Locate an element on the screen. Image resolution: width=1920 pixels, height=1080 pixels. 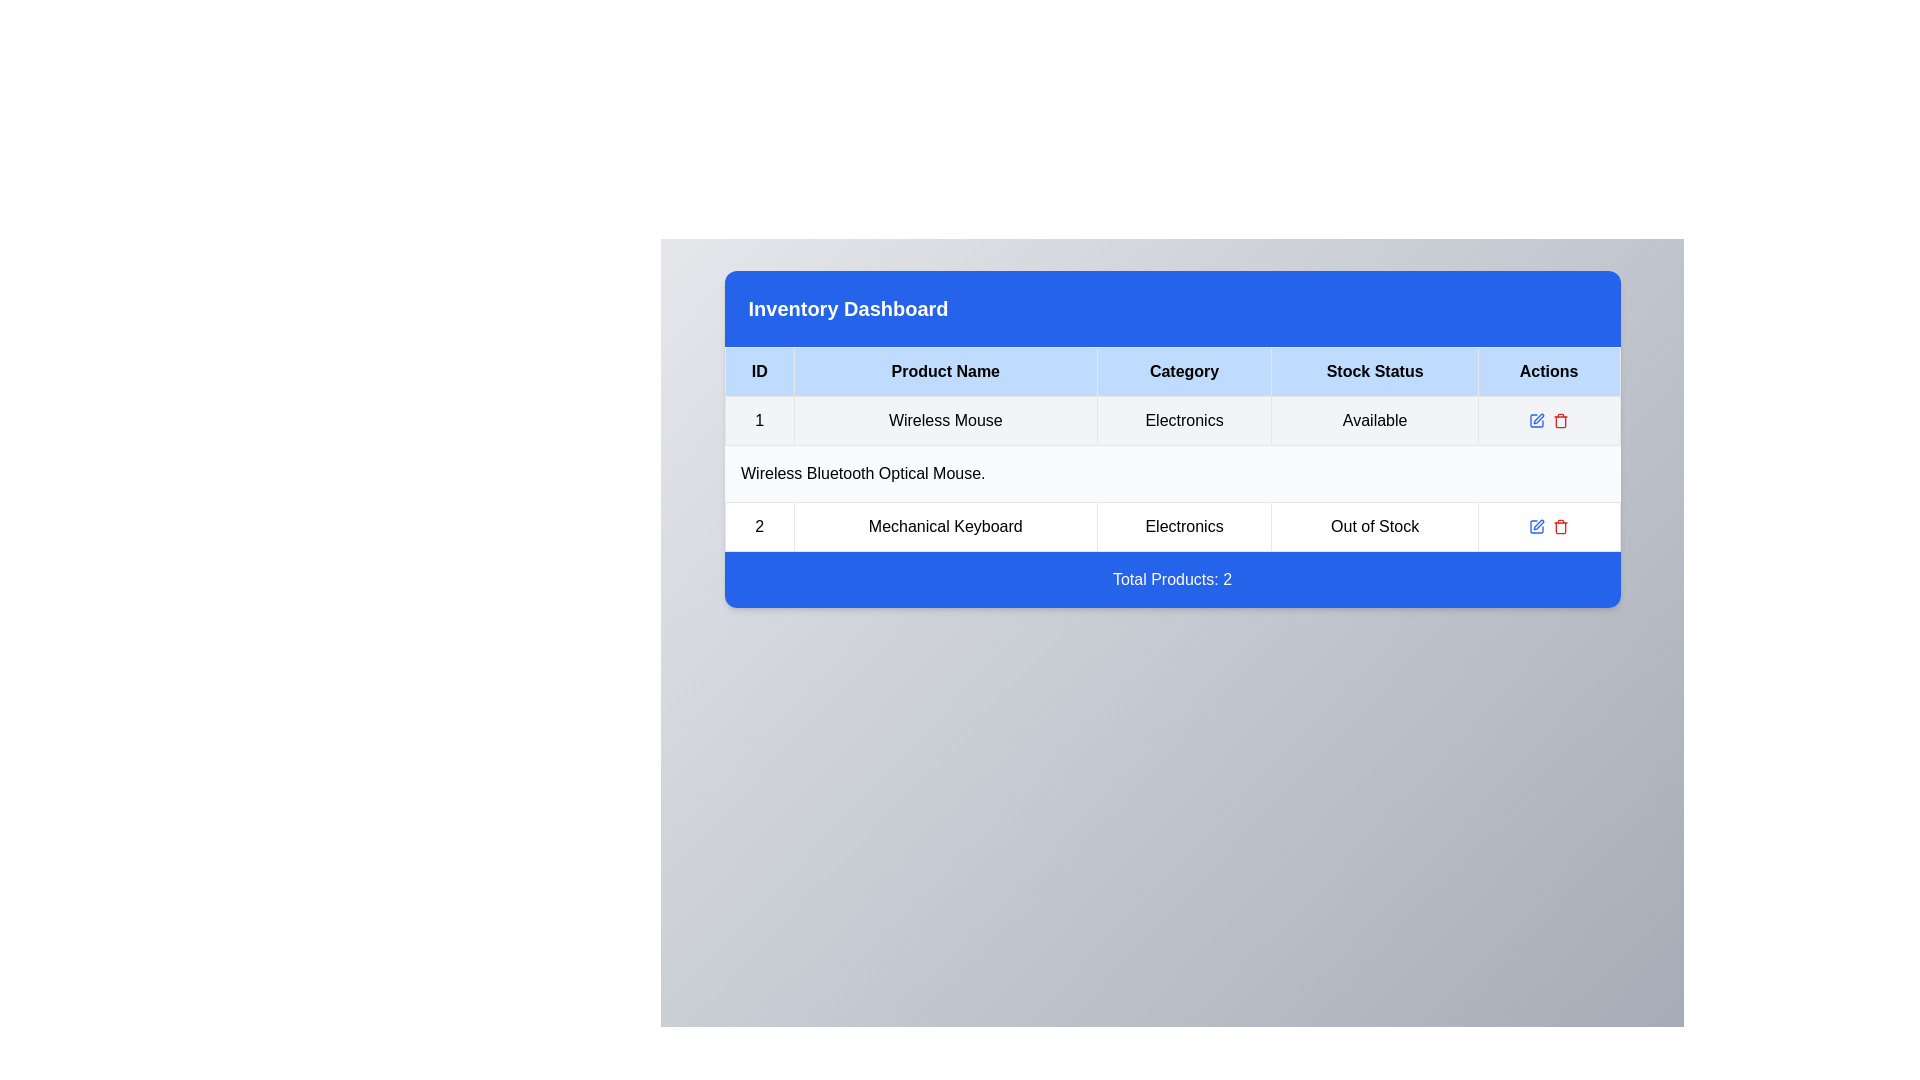
the static text element labeled 'Wireless Mouse' in the inventory table, which is the second cell in the row next to the number '1' and the cell displaying 'Electronics' is located at coordinates (944, 419).